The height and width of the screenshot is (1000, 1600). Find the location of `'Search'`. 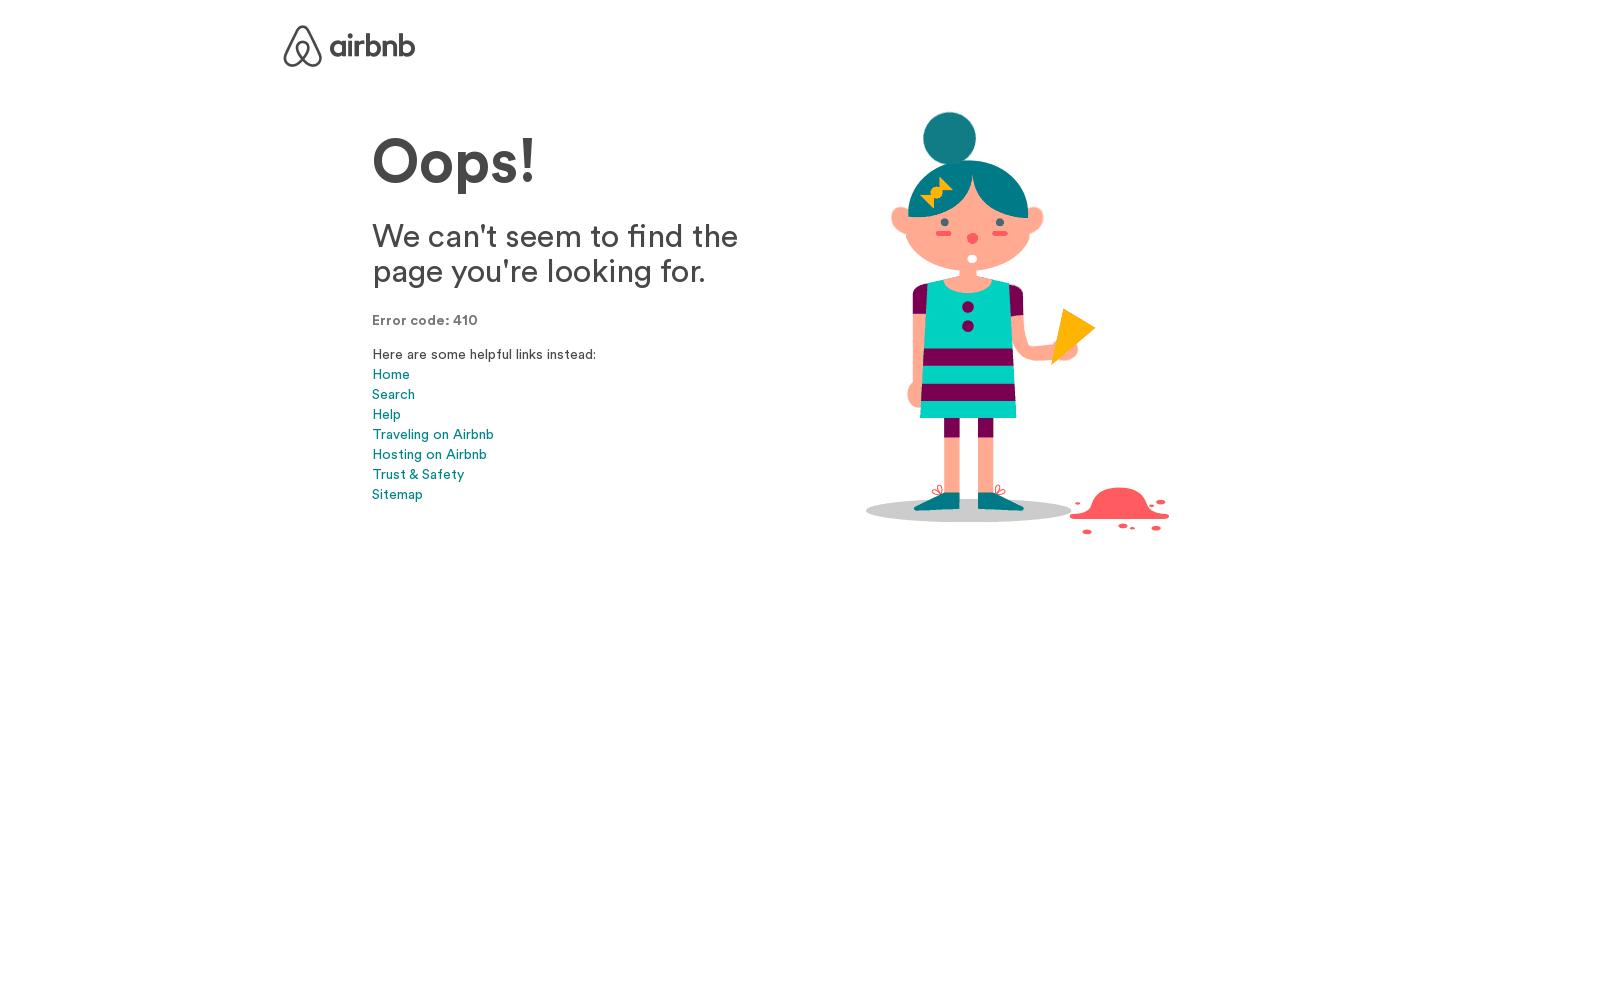

'Search' is located at coordinates (393, 393).